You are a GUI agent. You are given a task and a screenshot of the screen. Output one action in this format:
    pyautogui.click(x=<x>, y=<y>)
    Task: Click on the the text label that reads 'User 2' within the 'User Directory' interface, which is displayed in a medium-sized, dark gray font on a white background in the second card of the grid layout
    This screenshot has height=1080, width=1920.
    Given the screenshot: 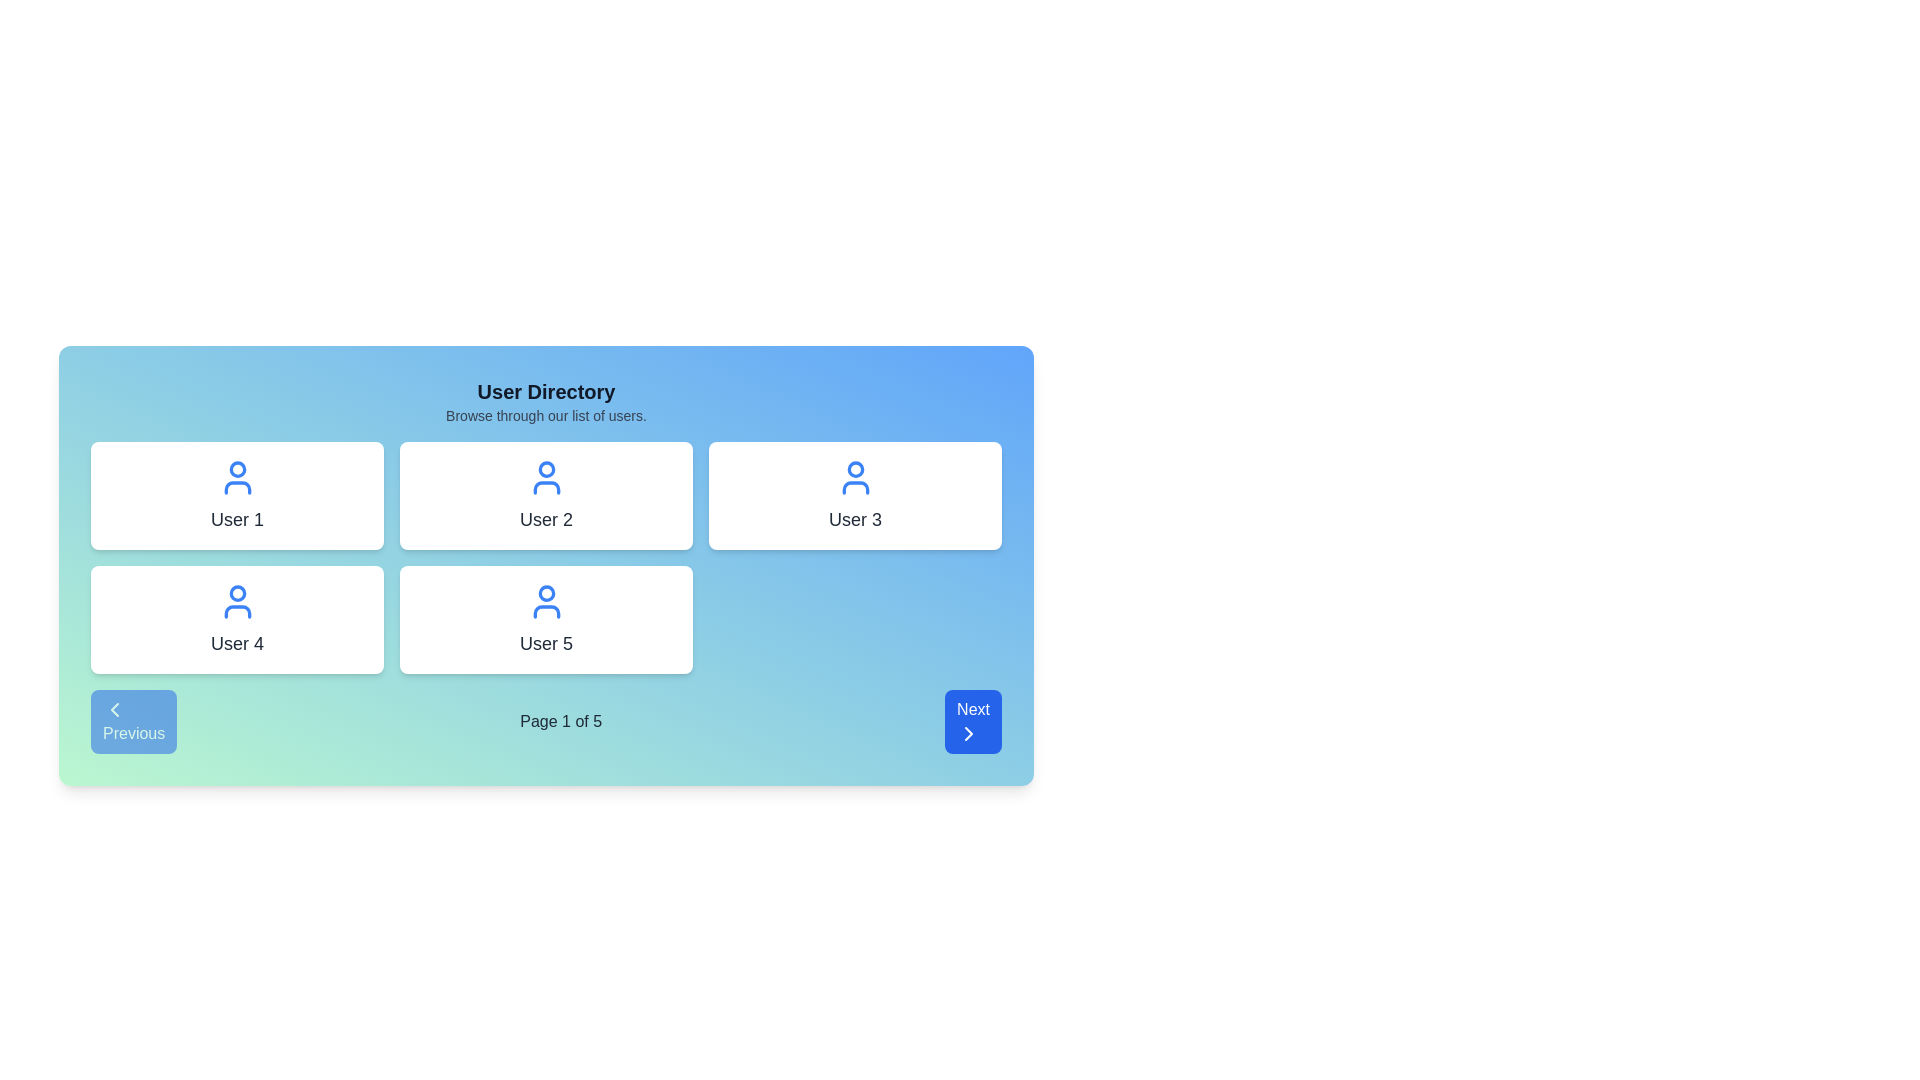 What is the action you would take?
    pyautogui.click(x=546, y=519)
    